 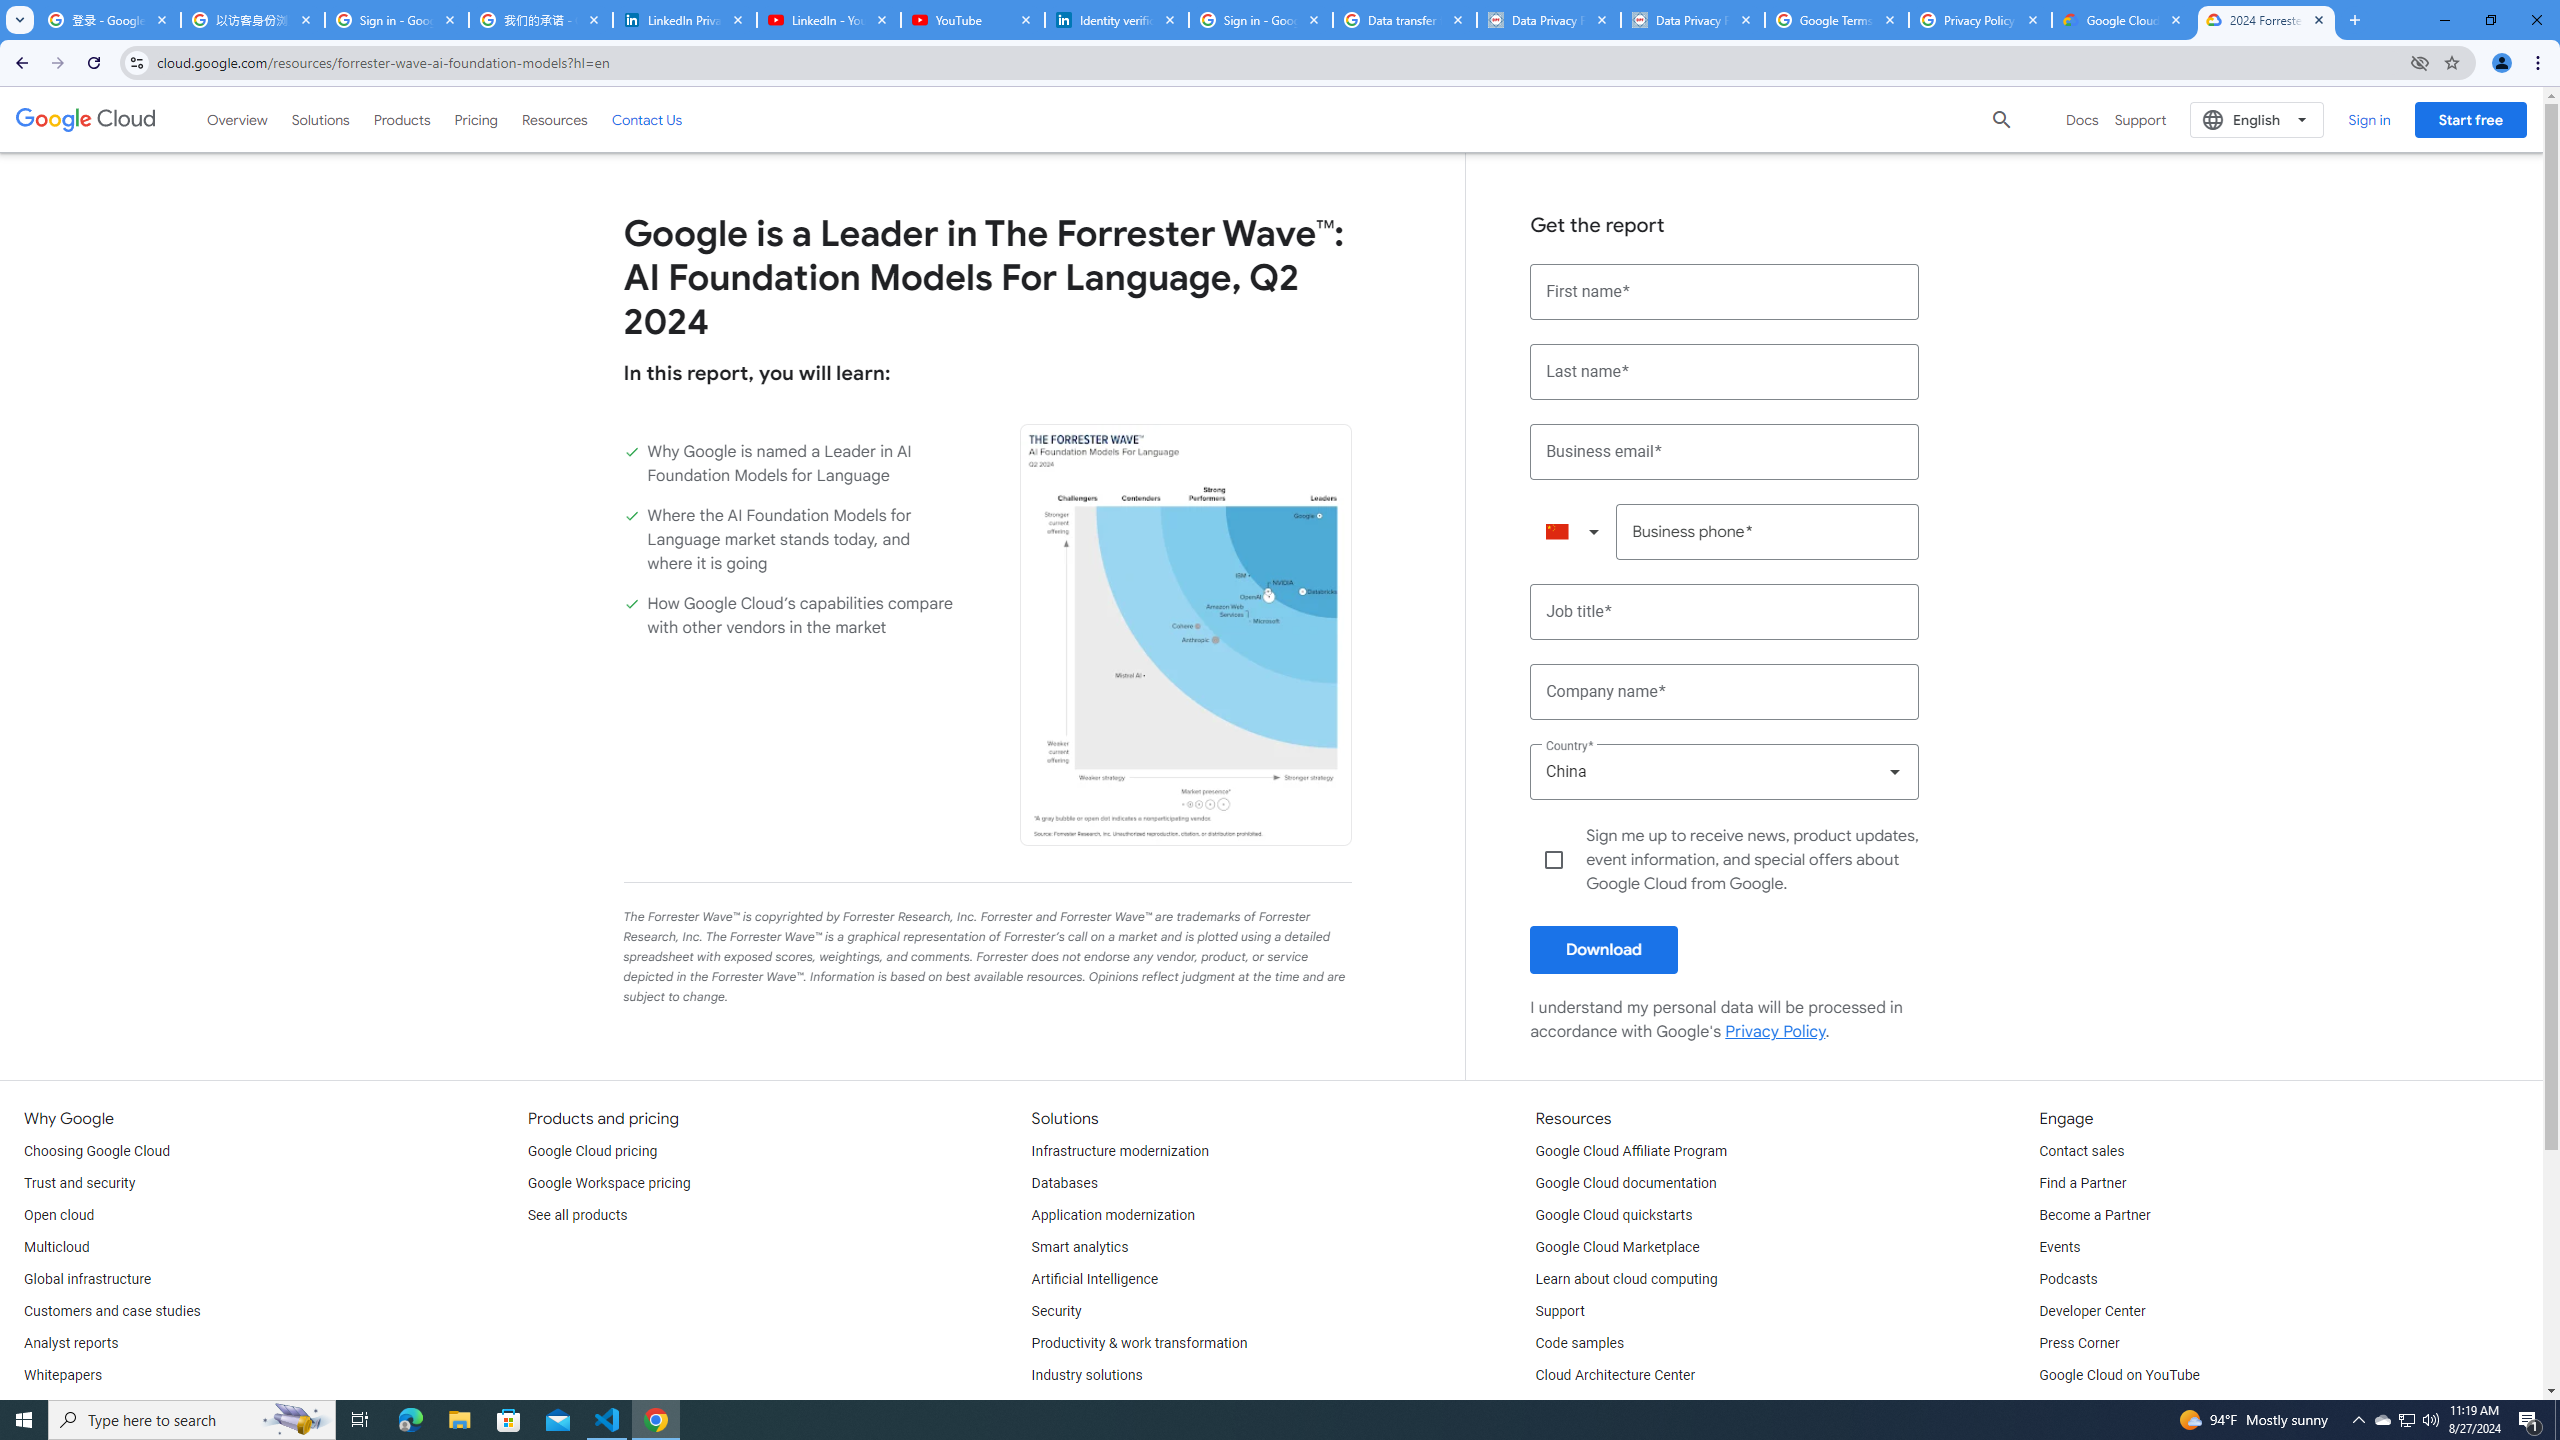 I want to click on 'Developer Center', so click(x=2091, y=1310).